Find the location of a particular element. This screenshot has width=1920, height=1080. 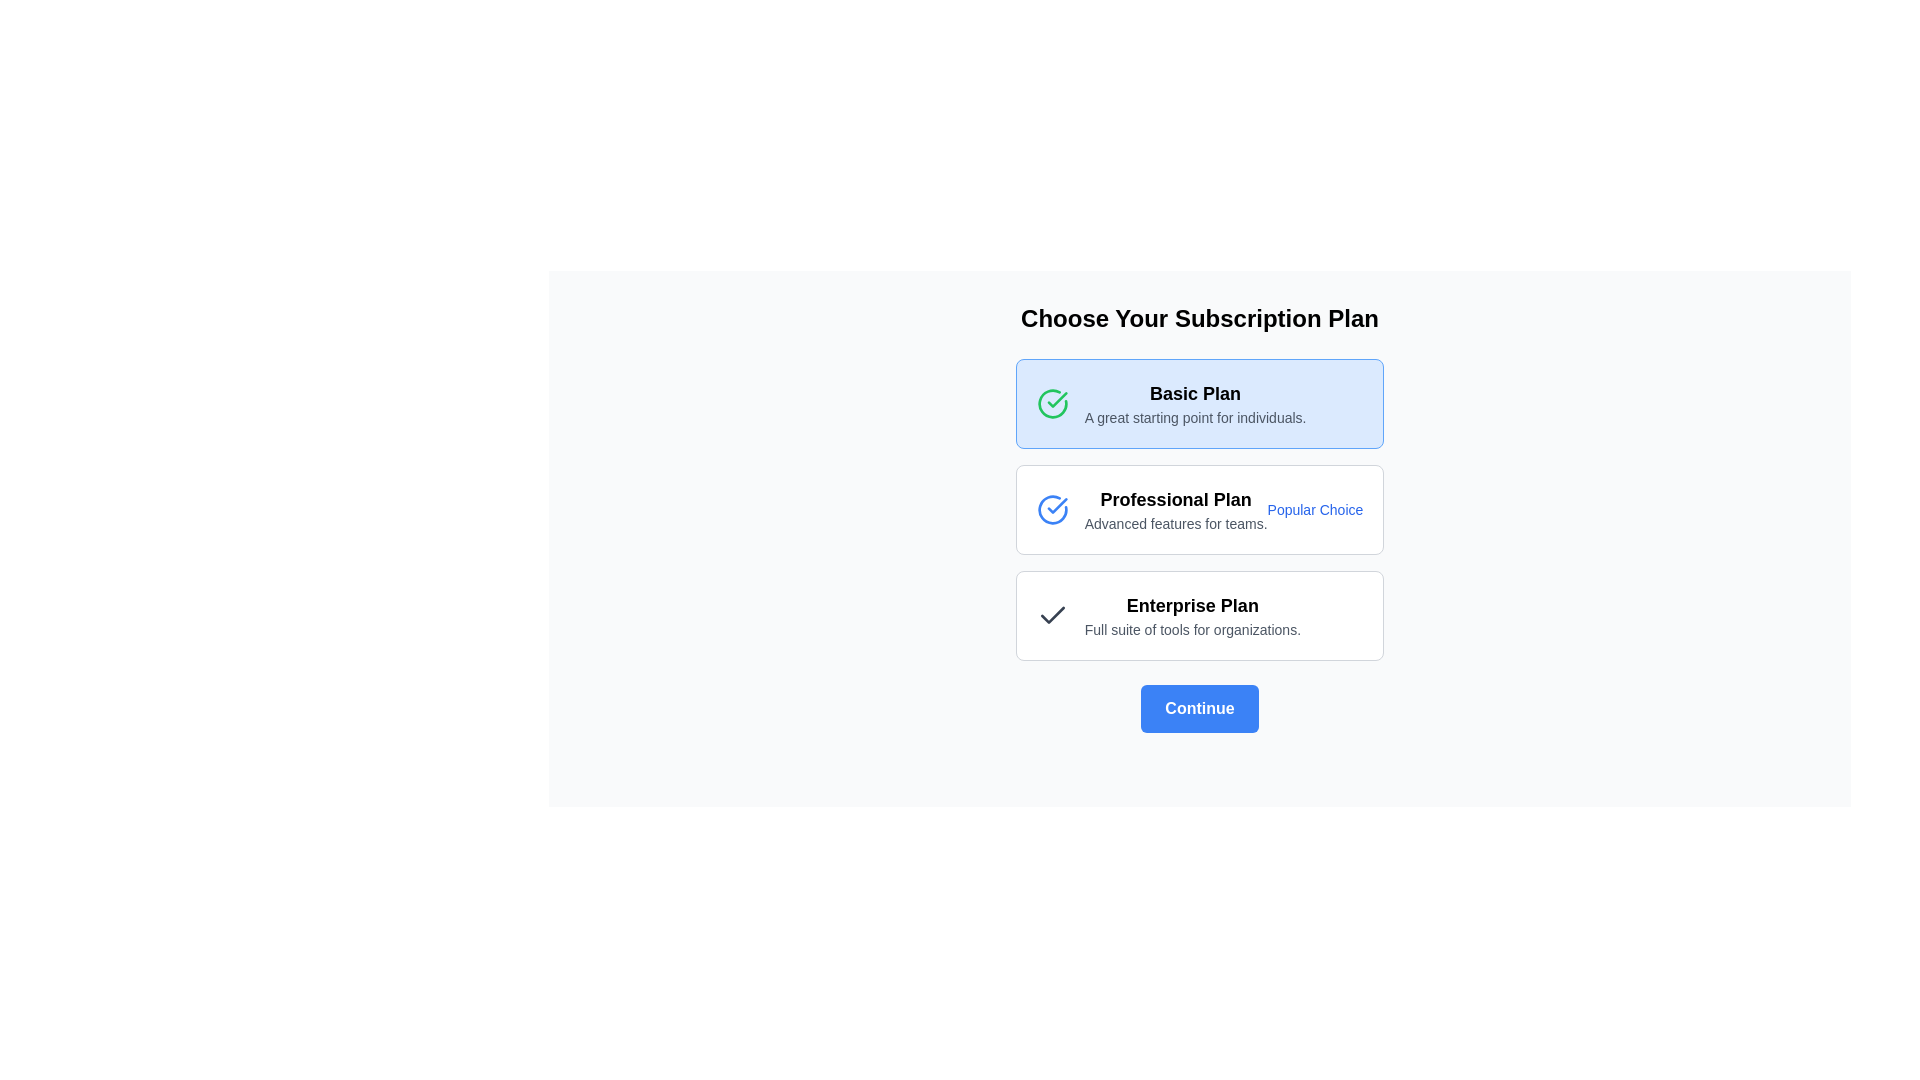

the selection card representing the 'Professional Plan', which is the second item in a vertical list of subscription plans is located at coordinates (1200, 508).